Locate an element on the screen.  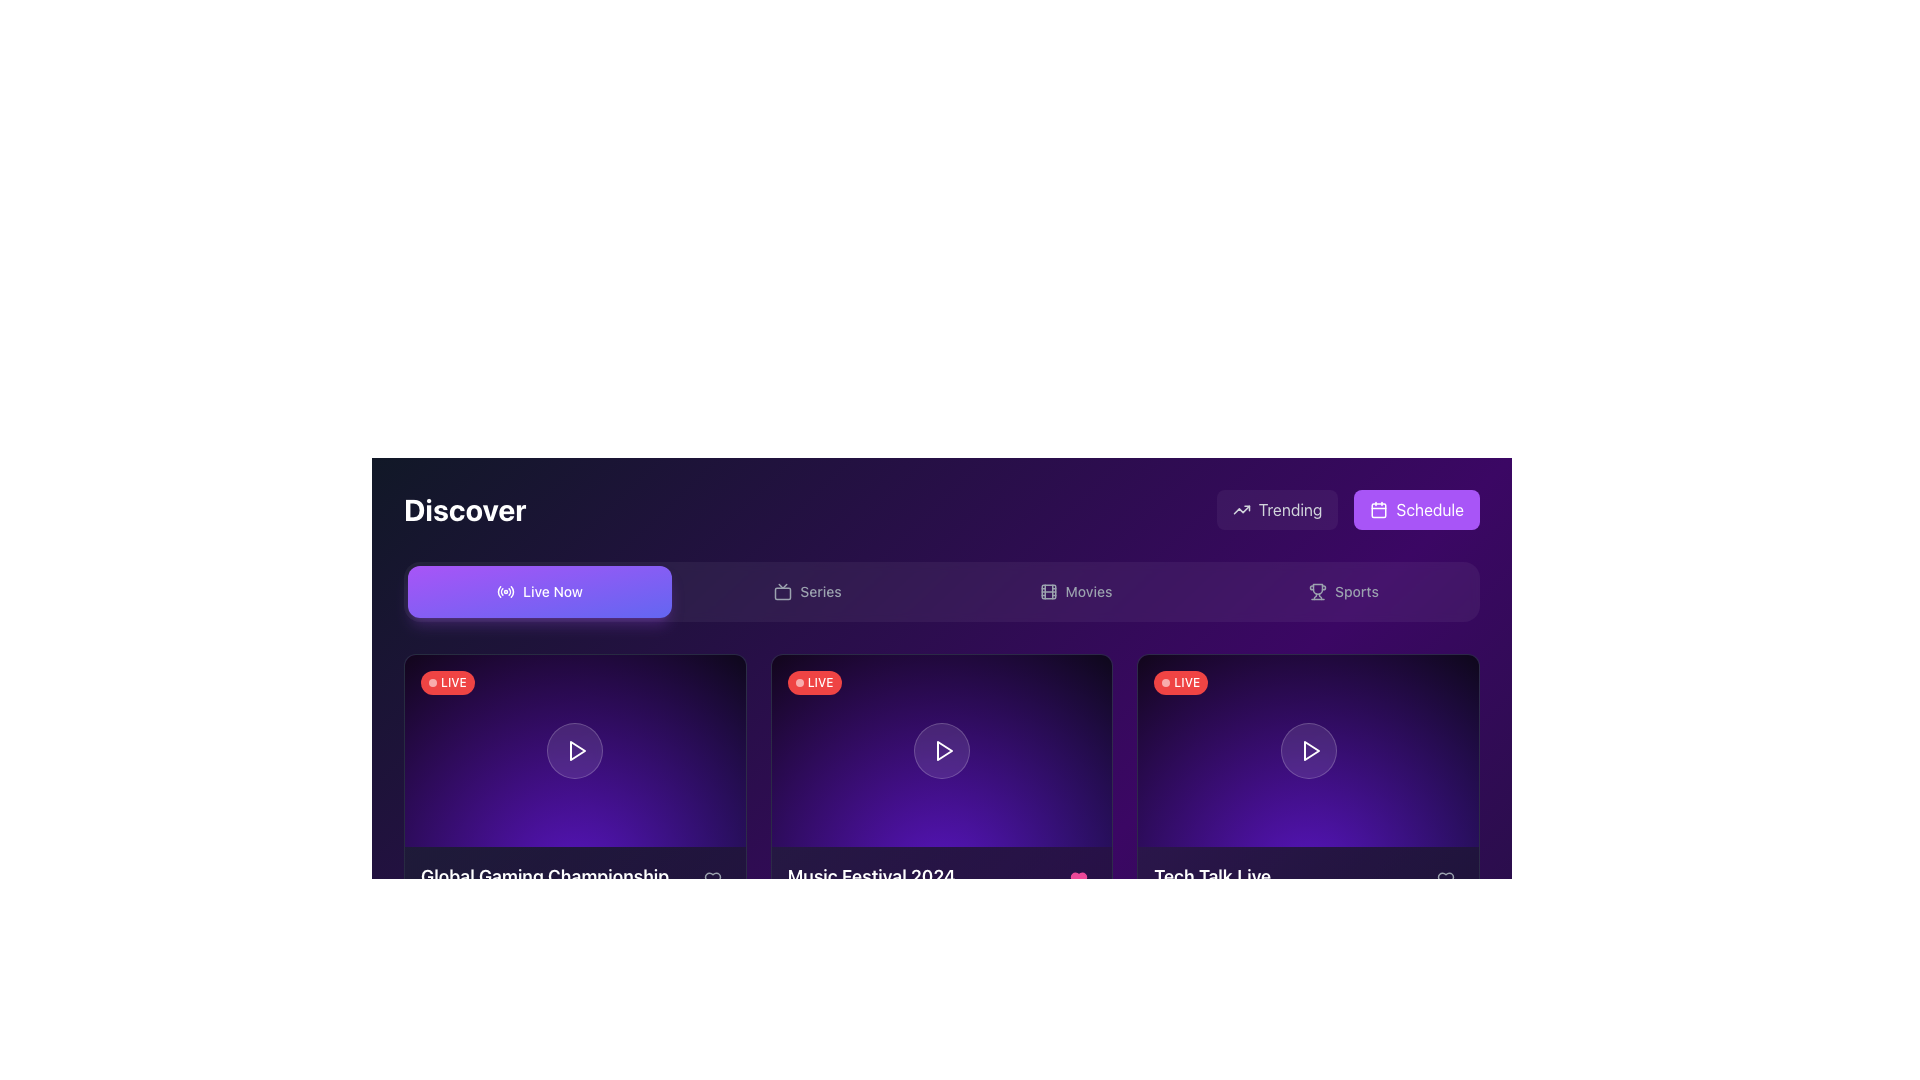
the second card's title text label in the 'Discover' section, which provides information about the content of the related card is located at coordinates (871, 875).